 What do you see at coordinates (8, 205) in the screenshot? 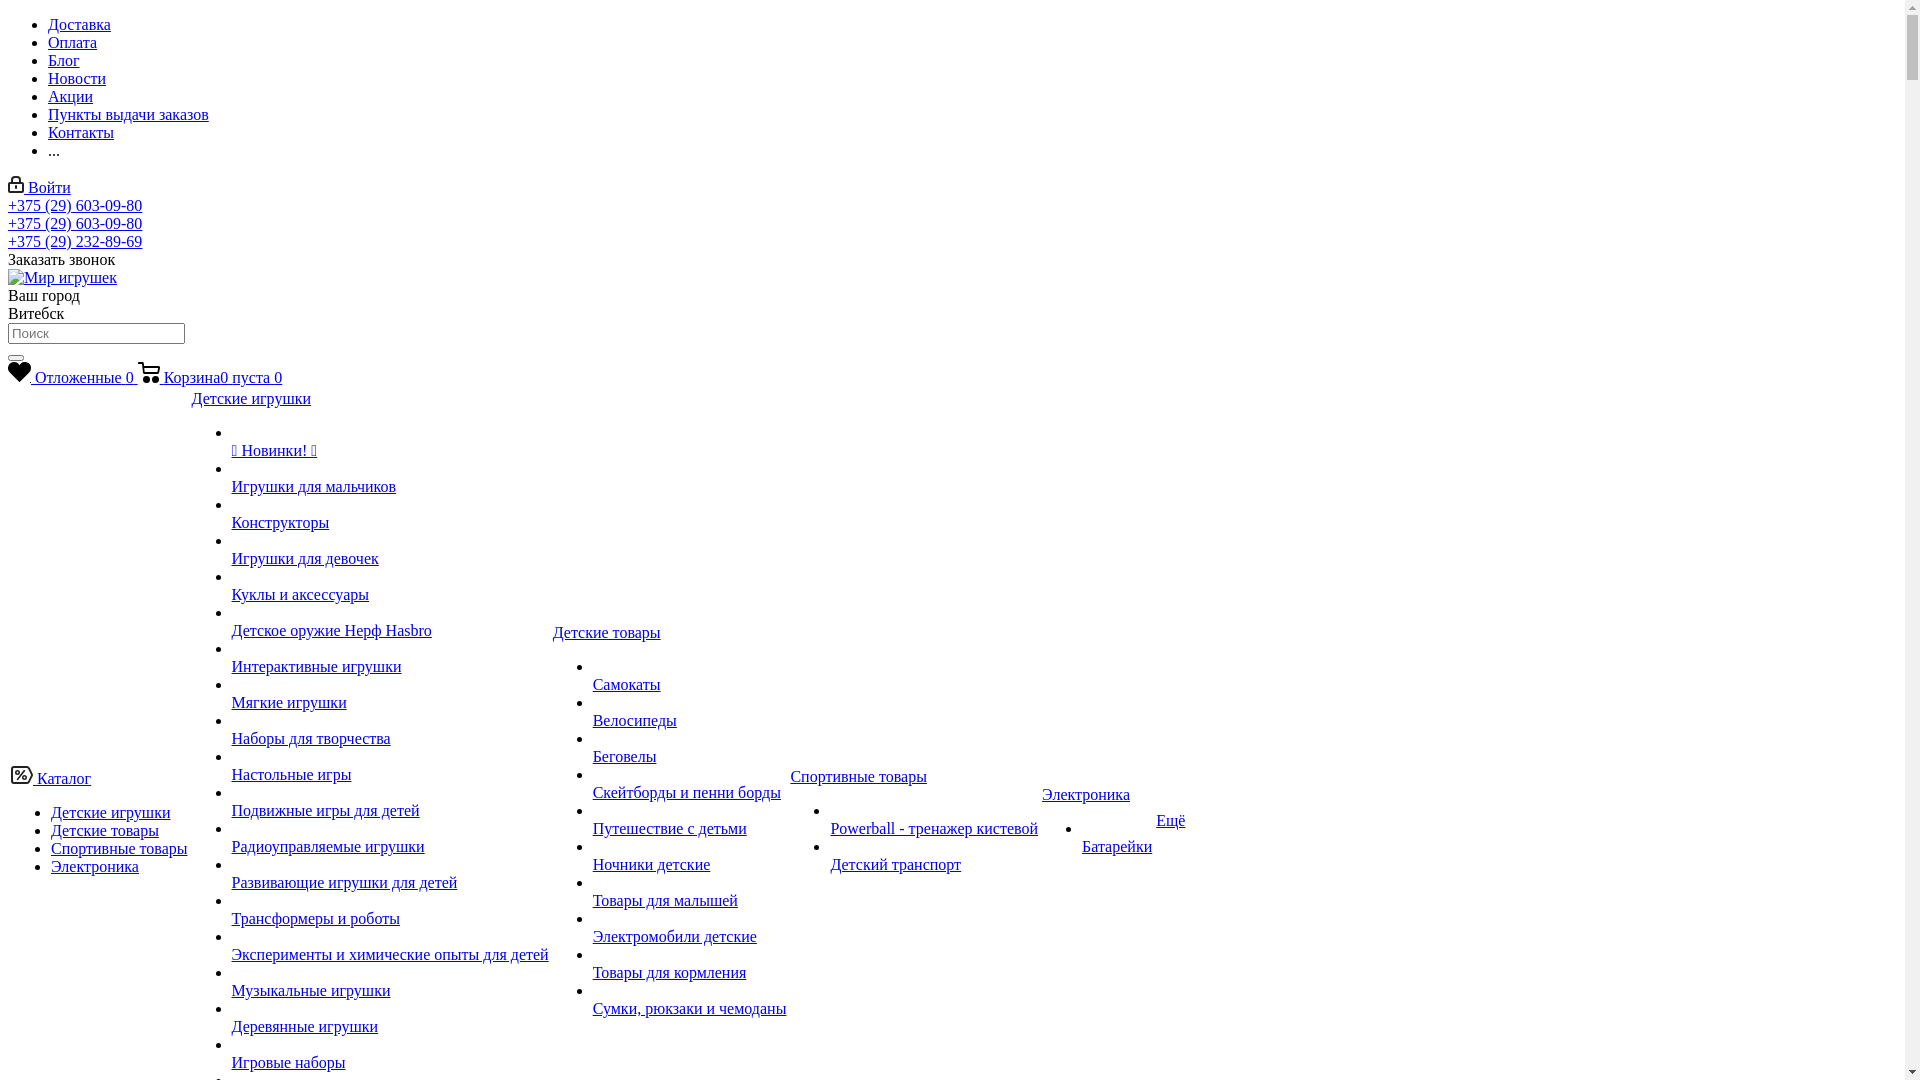
I see `'+375 (29) 603-09-80'` at bounding box center [8, 205].